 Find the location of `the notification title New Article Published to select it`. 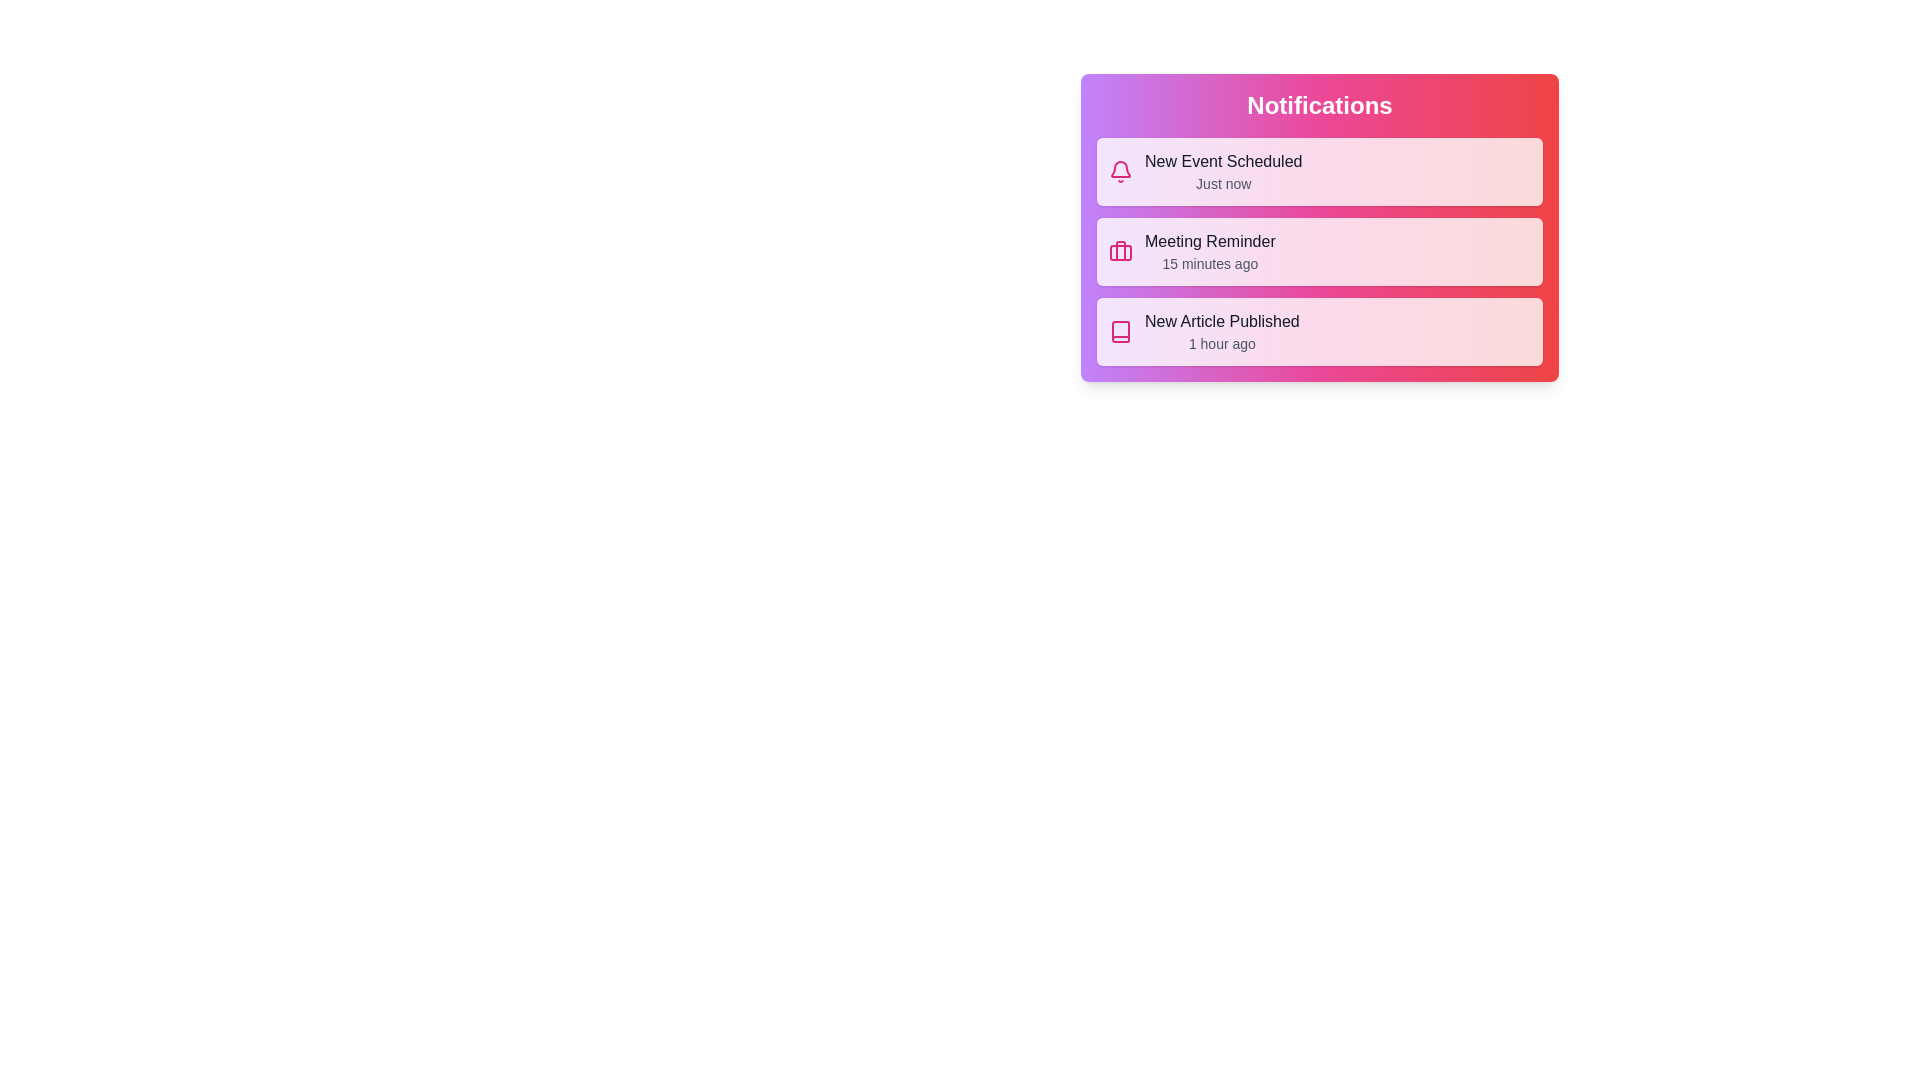

the notification title New Article Published to select it is located at coordinates (1221, 320).